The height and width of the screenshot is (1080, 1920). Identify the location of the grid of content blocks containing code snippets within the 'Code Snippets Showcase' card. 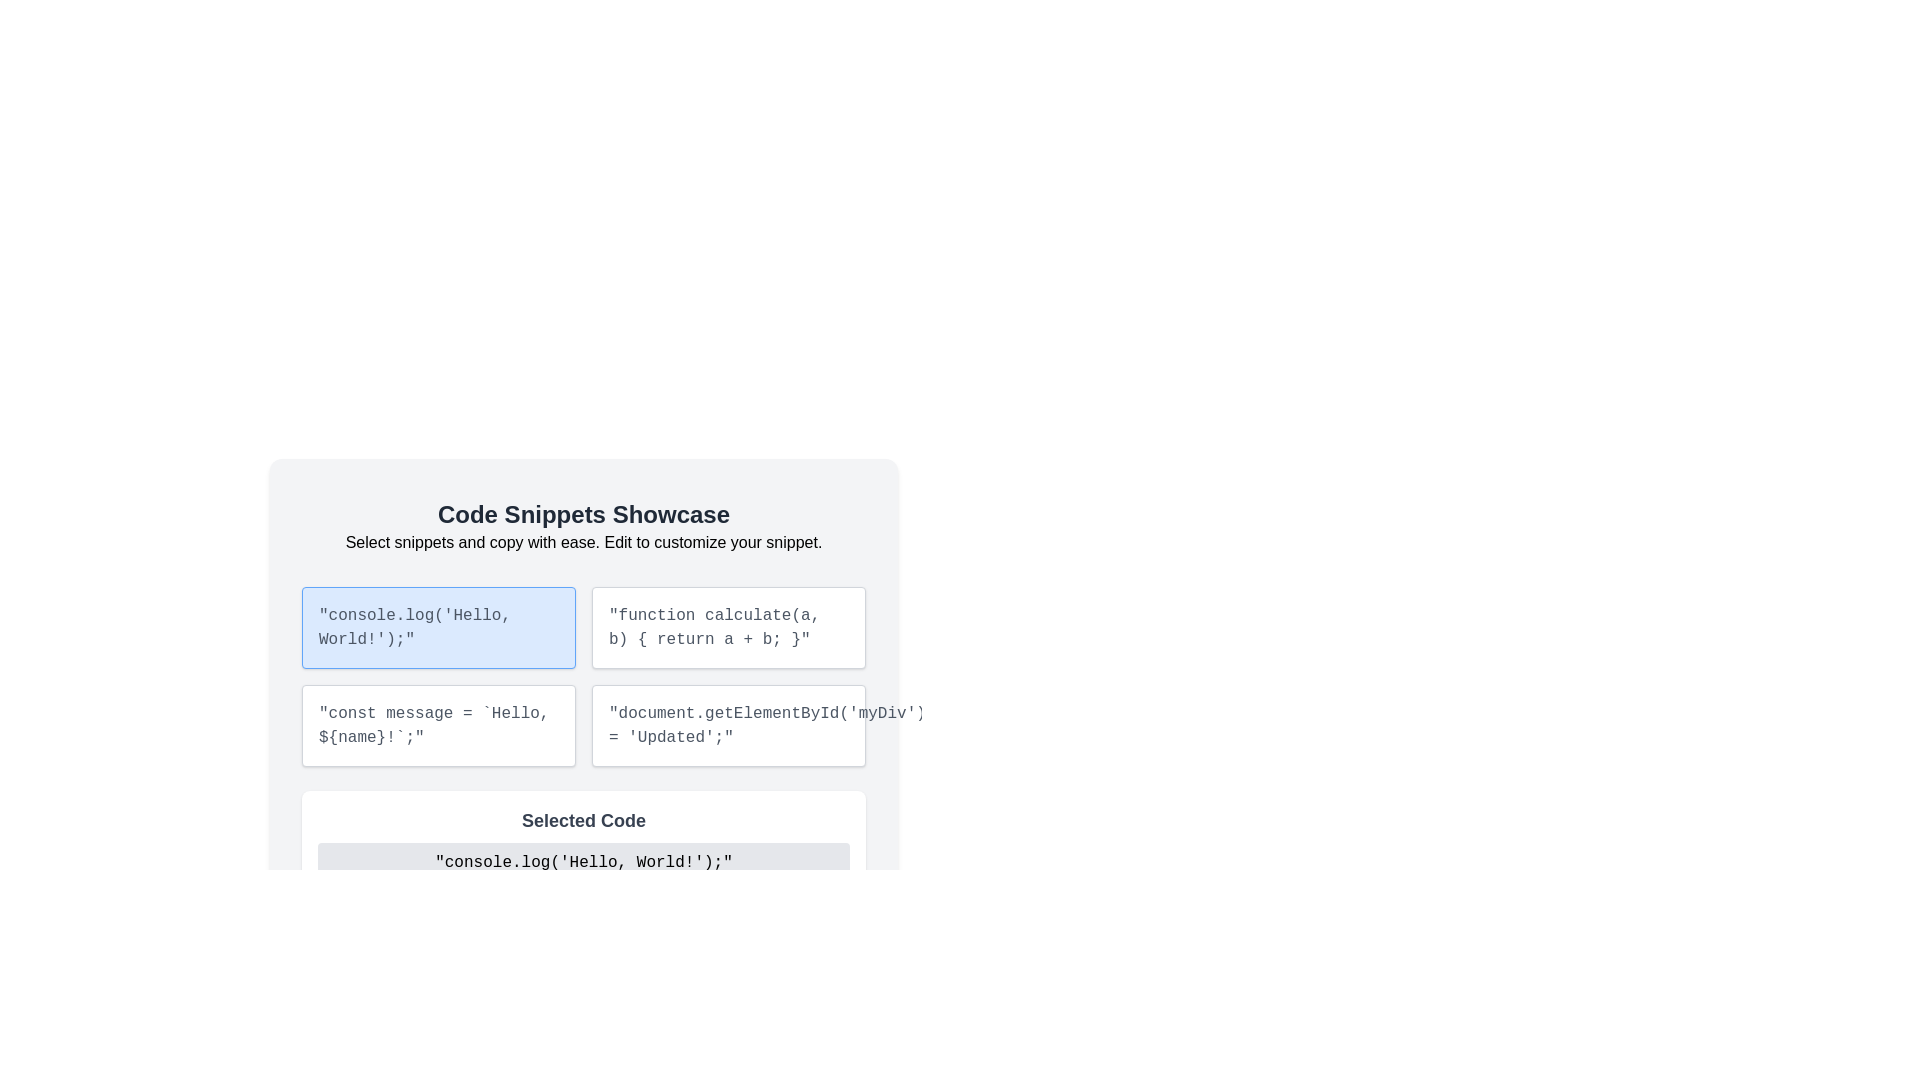
(583, 676).